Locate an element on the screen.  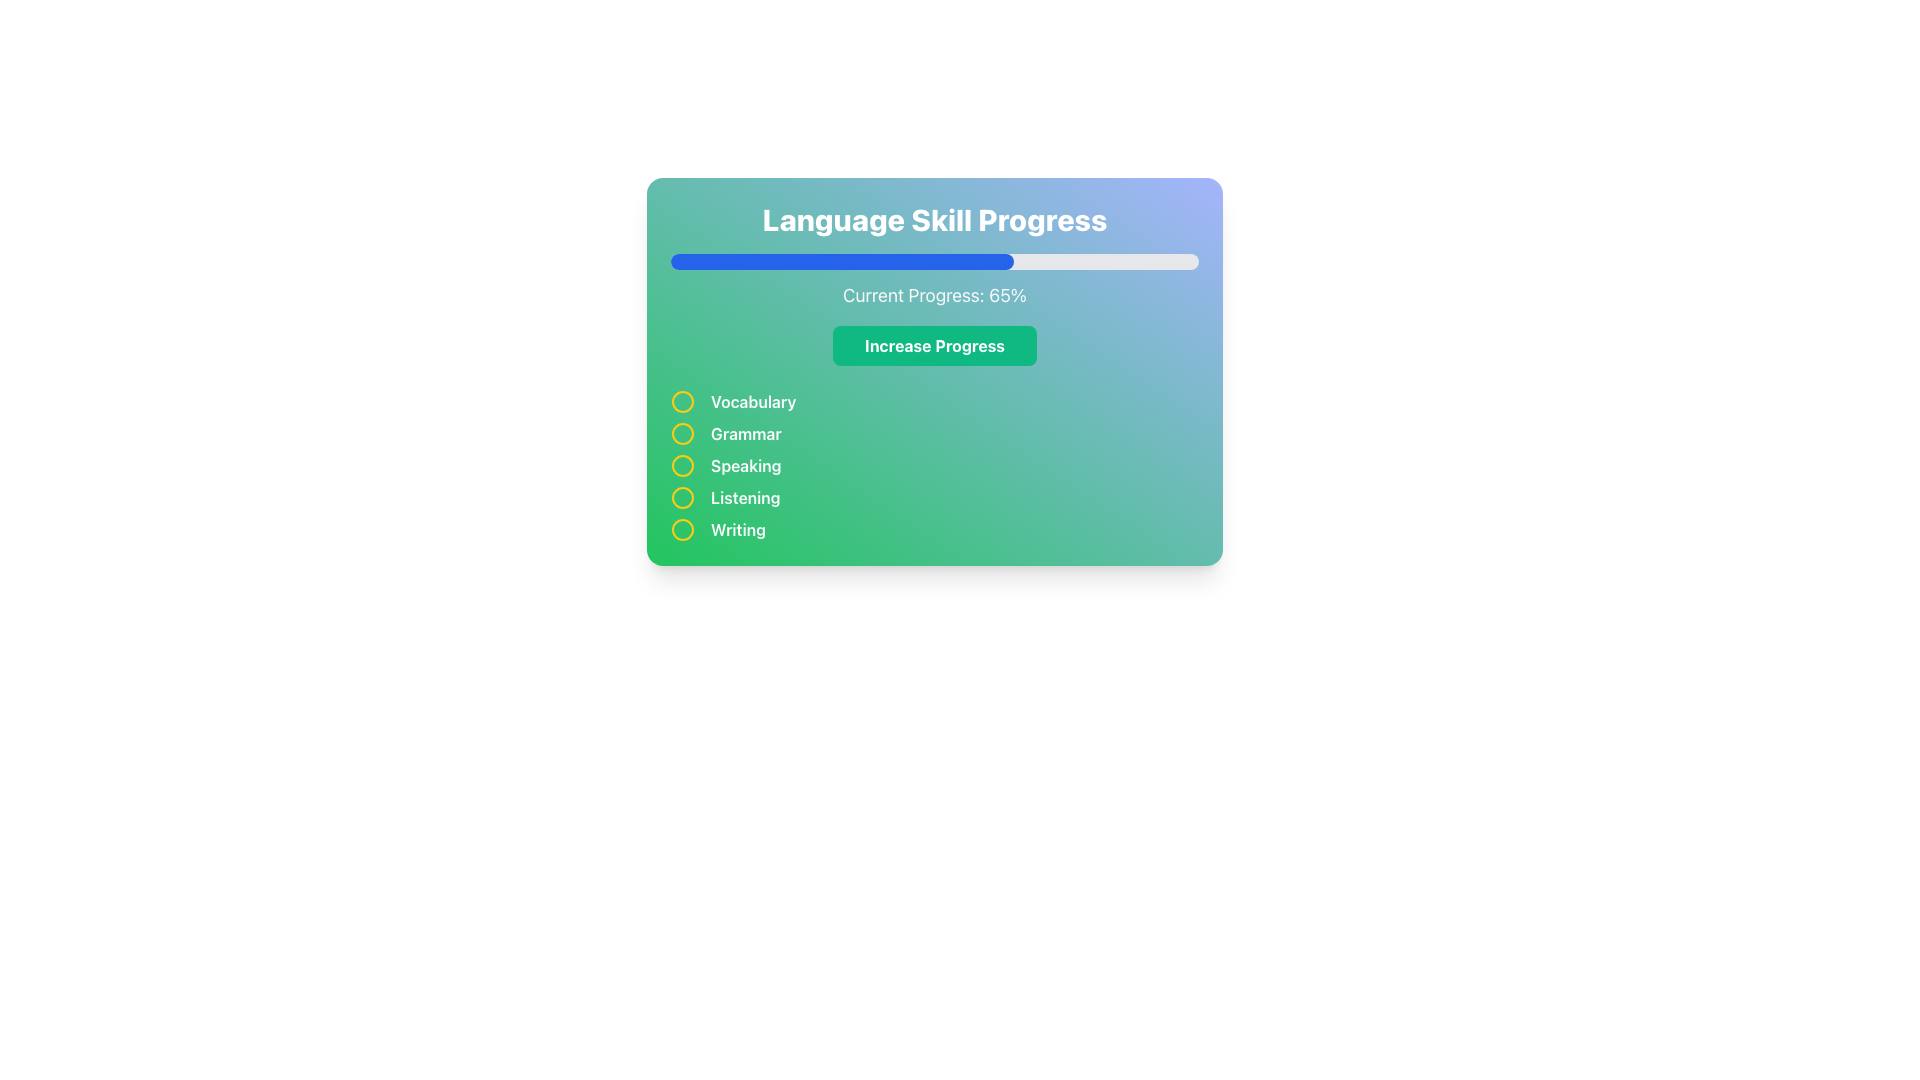
the 'Writing' skill text label, which is the last label in a vertically aligned list of skills, located at the bottom-right of the green box, directly below the 'Listening' label is located at coordinates (737, 528).